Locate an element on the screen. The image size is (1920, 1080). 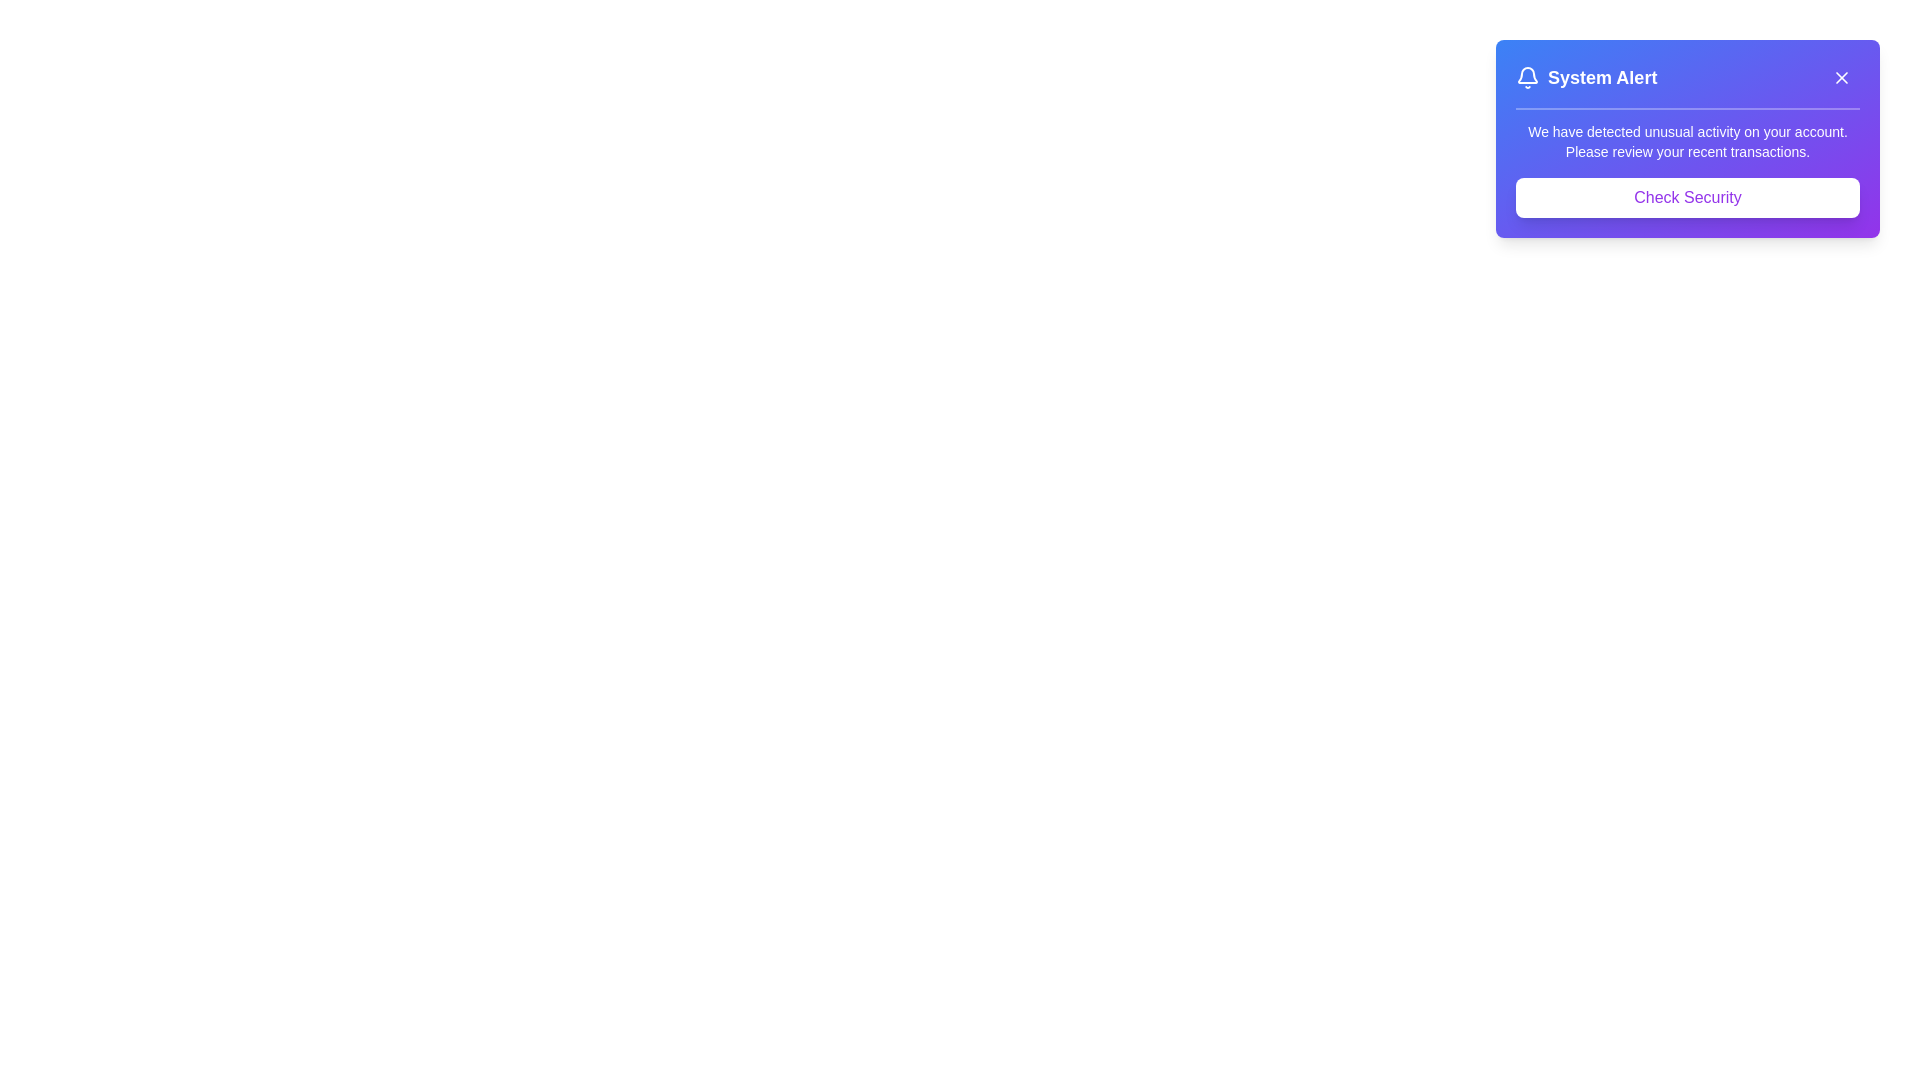
the close button in the top-right corner of the alert banner to dismiss it is located at coordinates (1841, 76).